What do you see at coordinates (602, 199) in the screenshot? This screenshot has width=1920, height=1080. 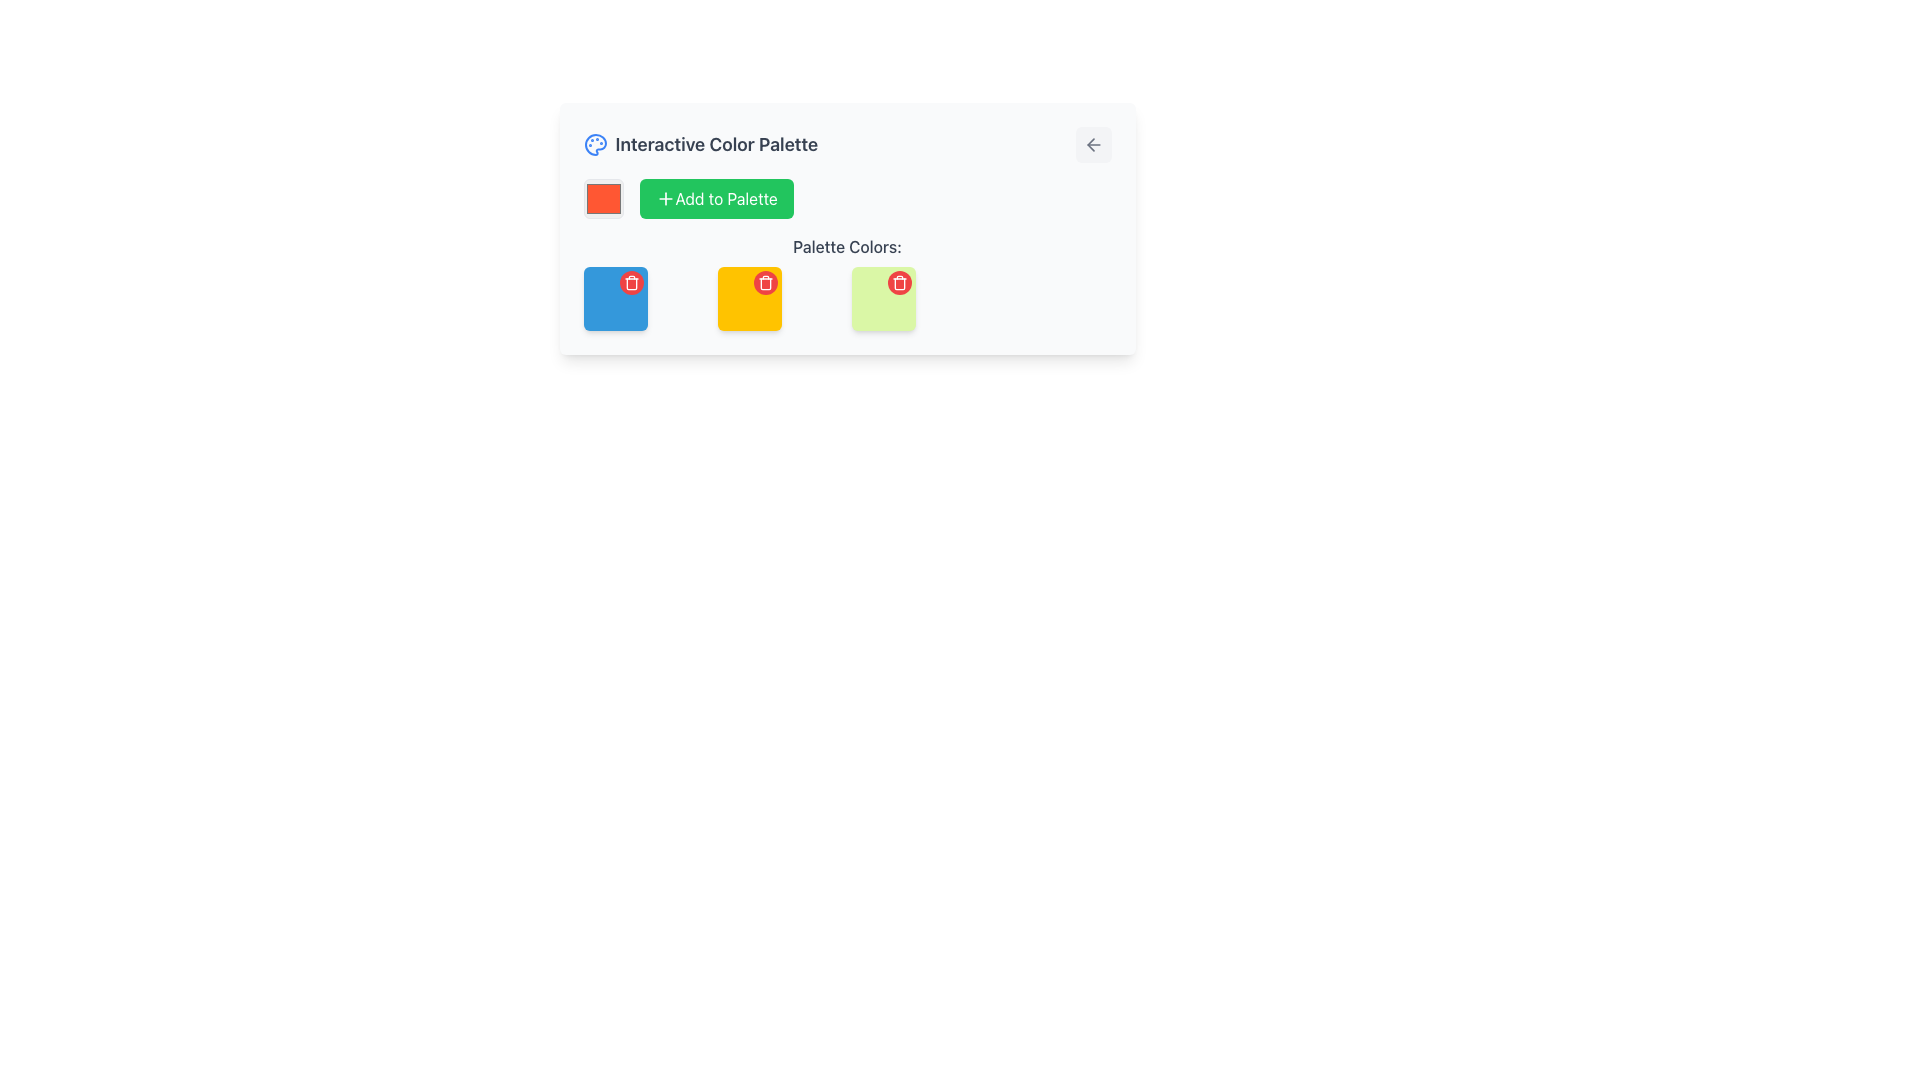 I see `the square-shaped color picker field with a red fill located next to the green button labeled 'Add to Palette'` at bounding box center [602, 199].